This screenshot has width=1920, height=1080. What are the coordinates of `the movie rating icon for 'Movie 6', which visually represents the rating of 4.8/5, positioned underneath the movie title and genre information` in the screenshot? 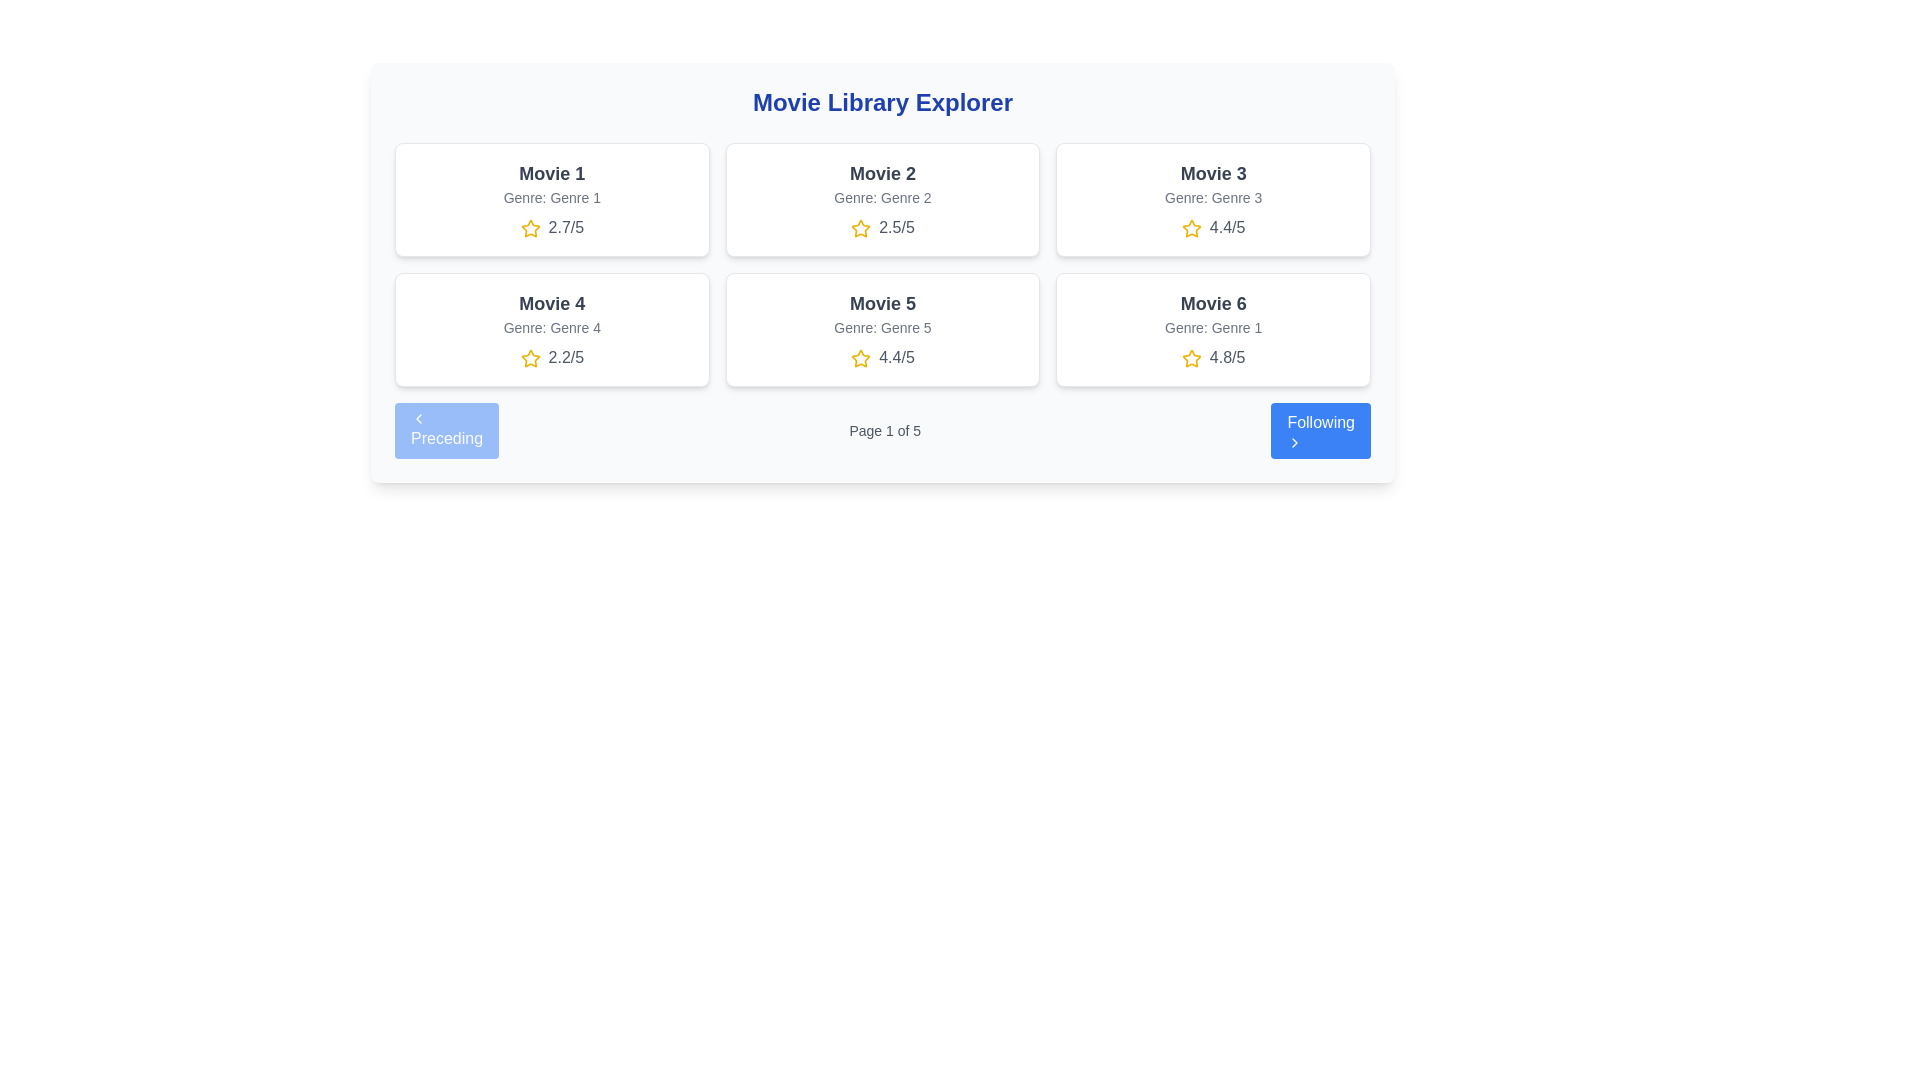 It's located at (1191, 357).